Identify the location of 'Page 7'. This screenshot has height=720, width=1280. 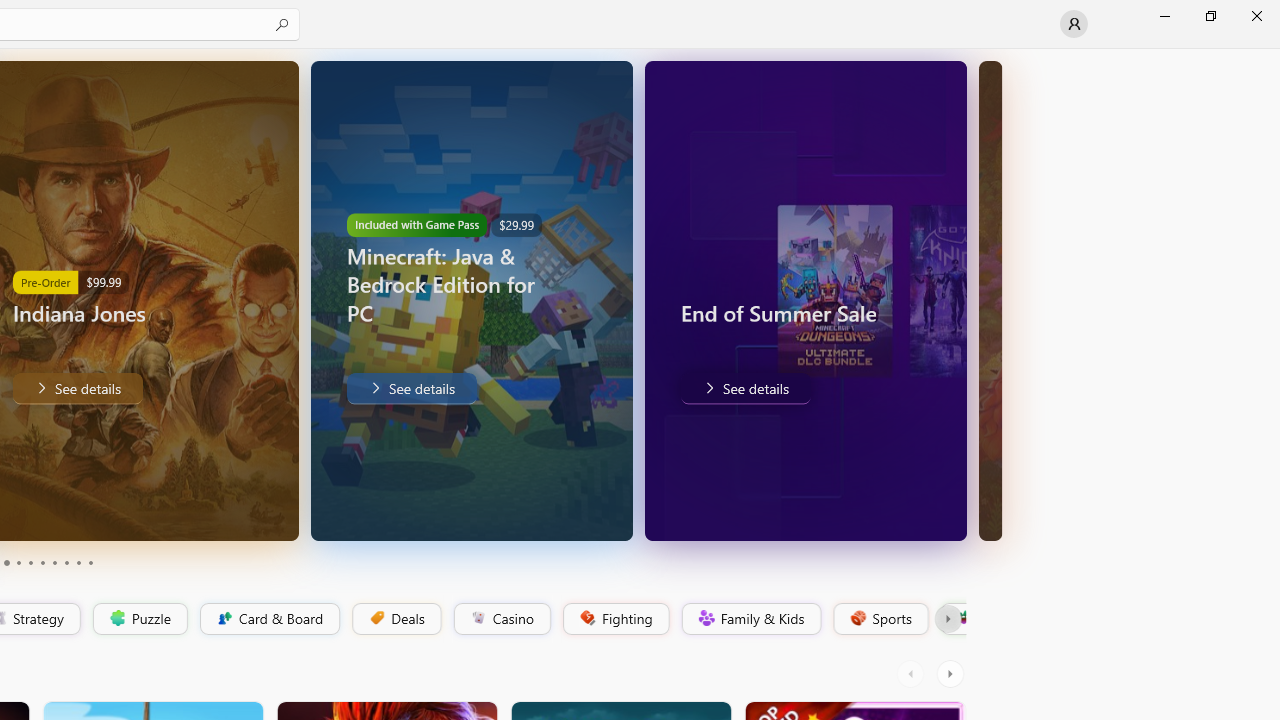
(54, 563).